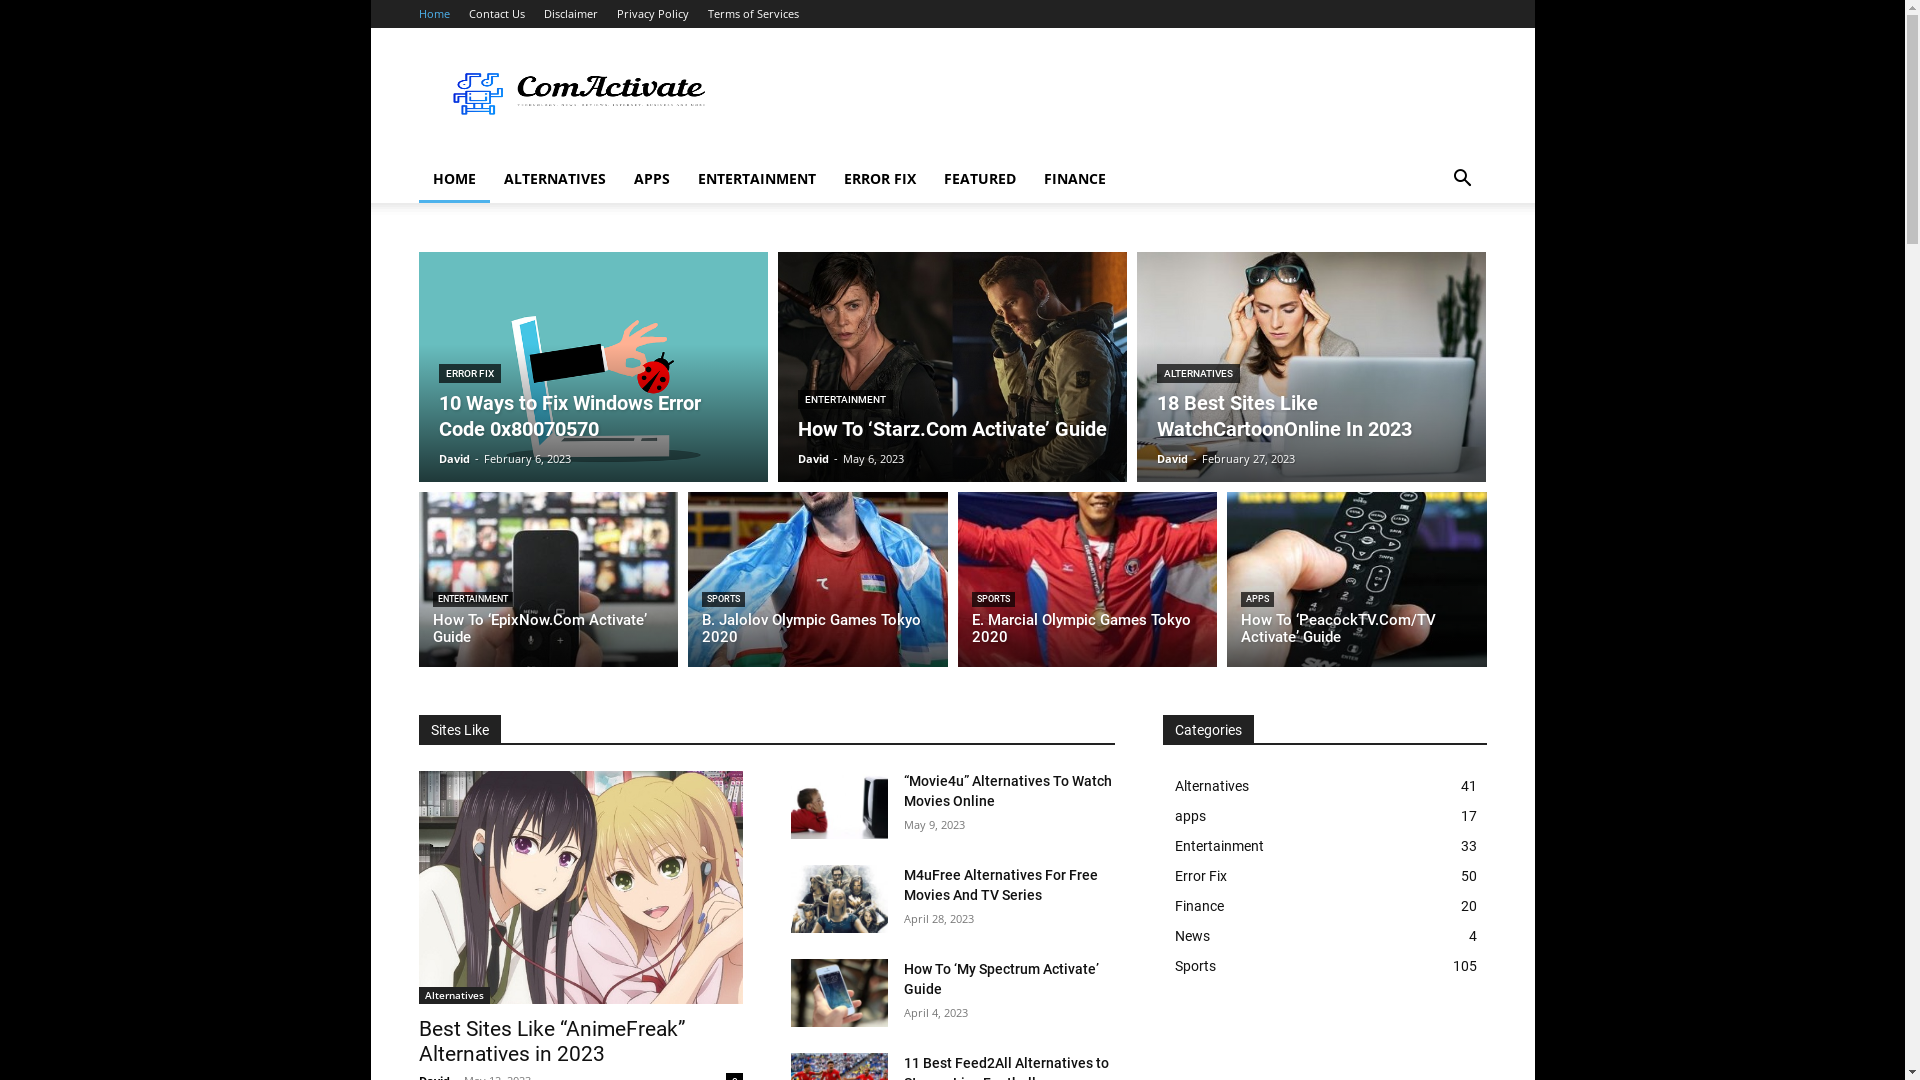 The height and width of the screenshot is (1080, 1920). I want to click on '10 Ways to Fix Windows Error Code 0x80070570', so click(568, 415).